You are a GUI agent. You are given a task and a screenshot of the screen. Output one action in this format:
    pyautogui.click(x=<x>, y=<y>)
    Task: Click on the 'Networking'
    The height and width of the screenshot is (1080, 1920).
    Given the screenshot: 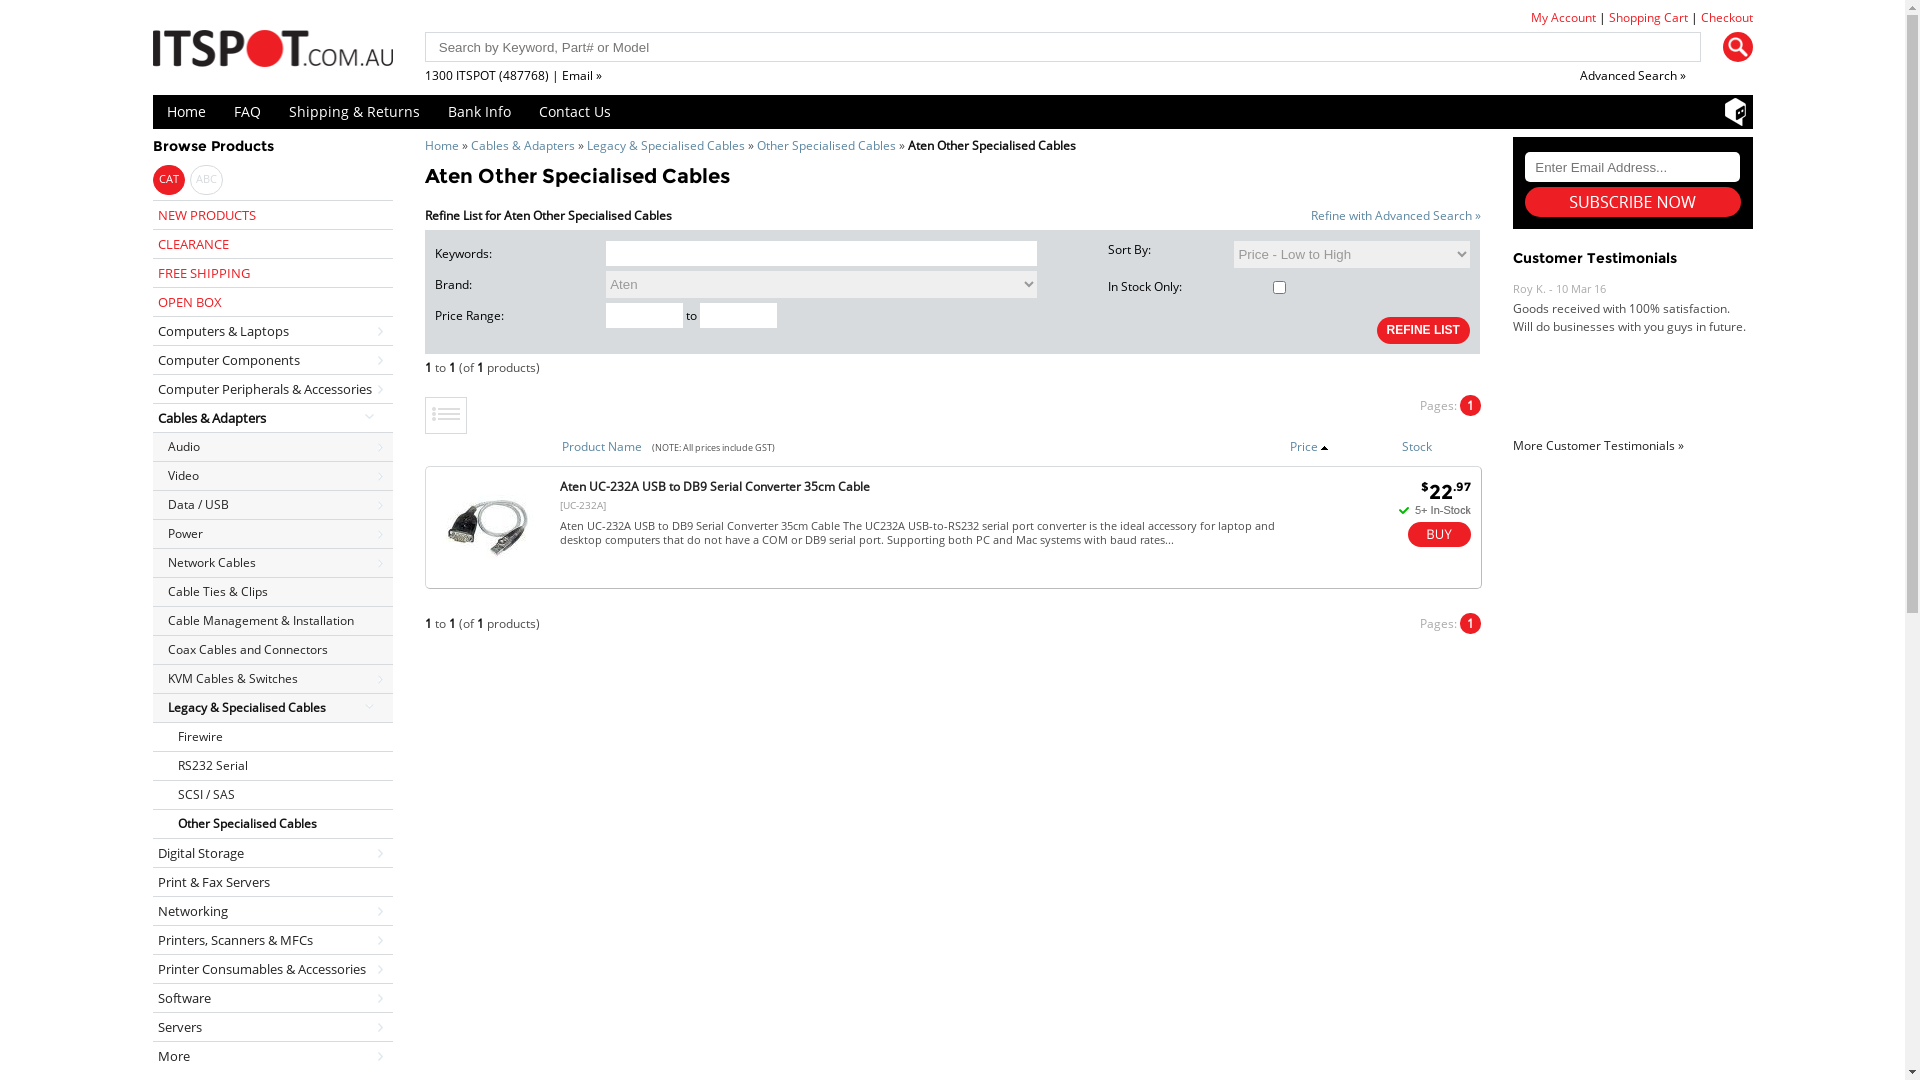 What is the action you would take?
    pyautogui.click(x=271, y=910)
    